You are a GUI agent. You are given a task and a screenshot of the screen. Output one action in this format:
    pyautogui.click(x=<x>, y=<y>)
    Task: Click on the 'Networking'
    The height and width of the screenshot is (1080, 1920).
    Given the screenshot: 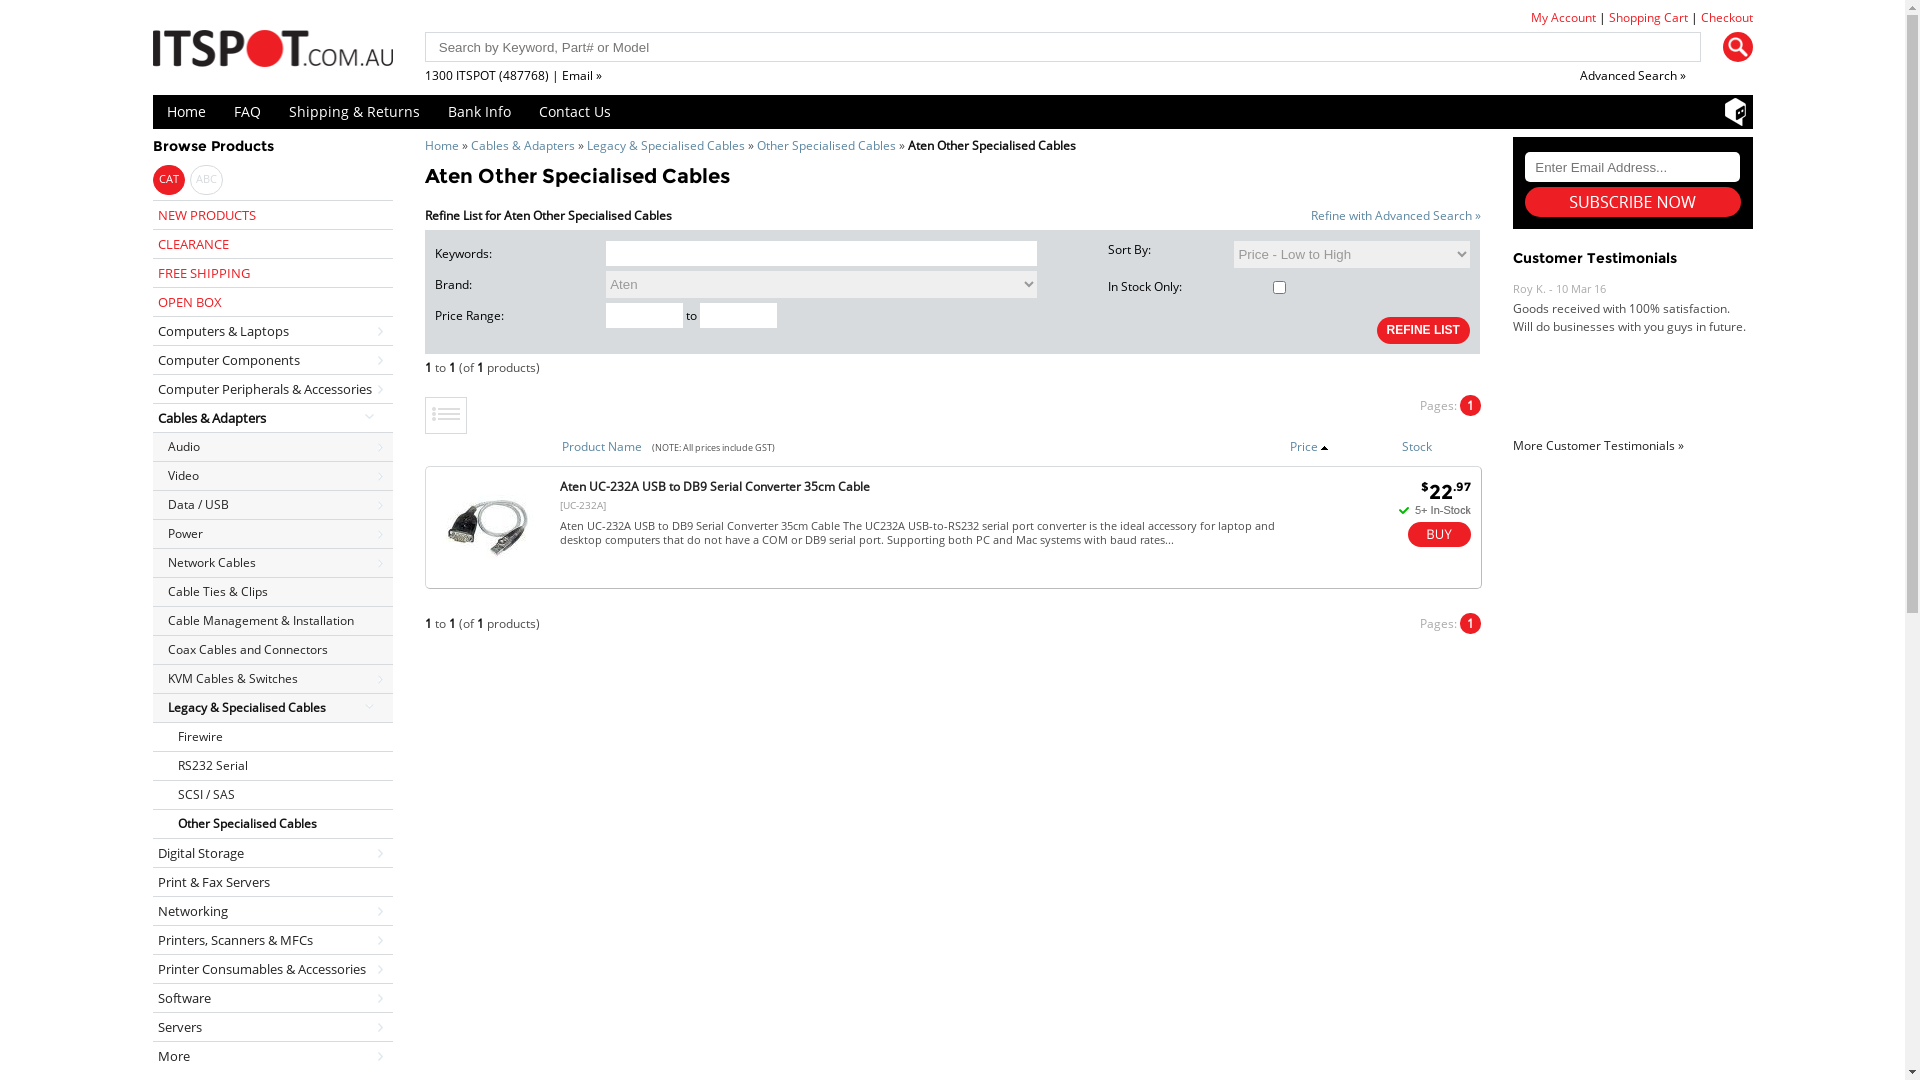 What is the action you would take?
    pyautogui.click(x=271, y=910)
    